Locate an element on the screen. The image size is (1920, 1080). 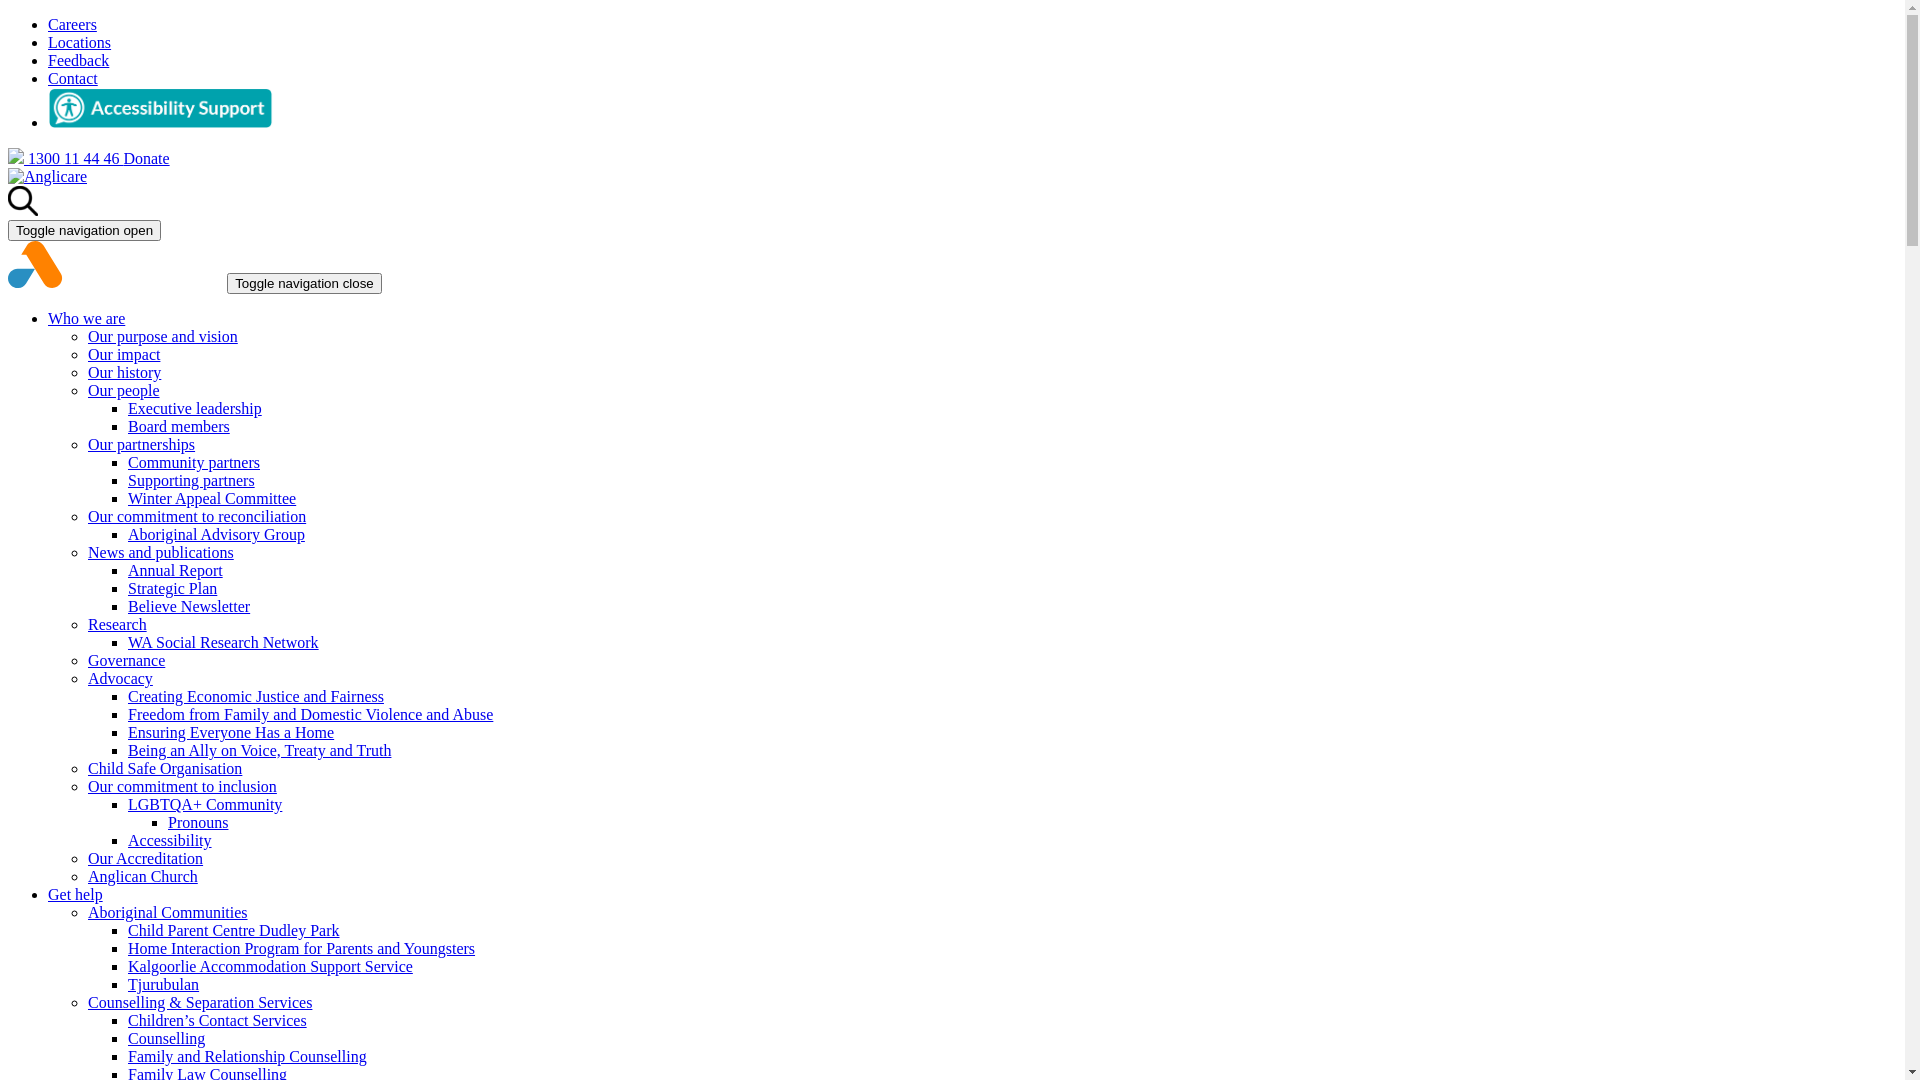
'Community partners' is located at coordinates (193, 462).